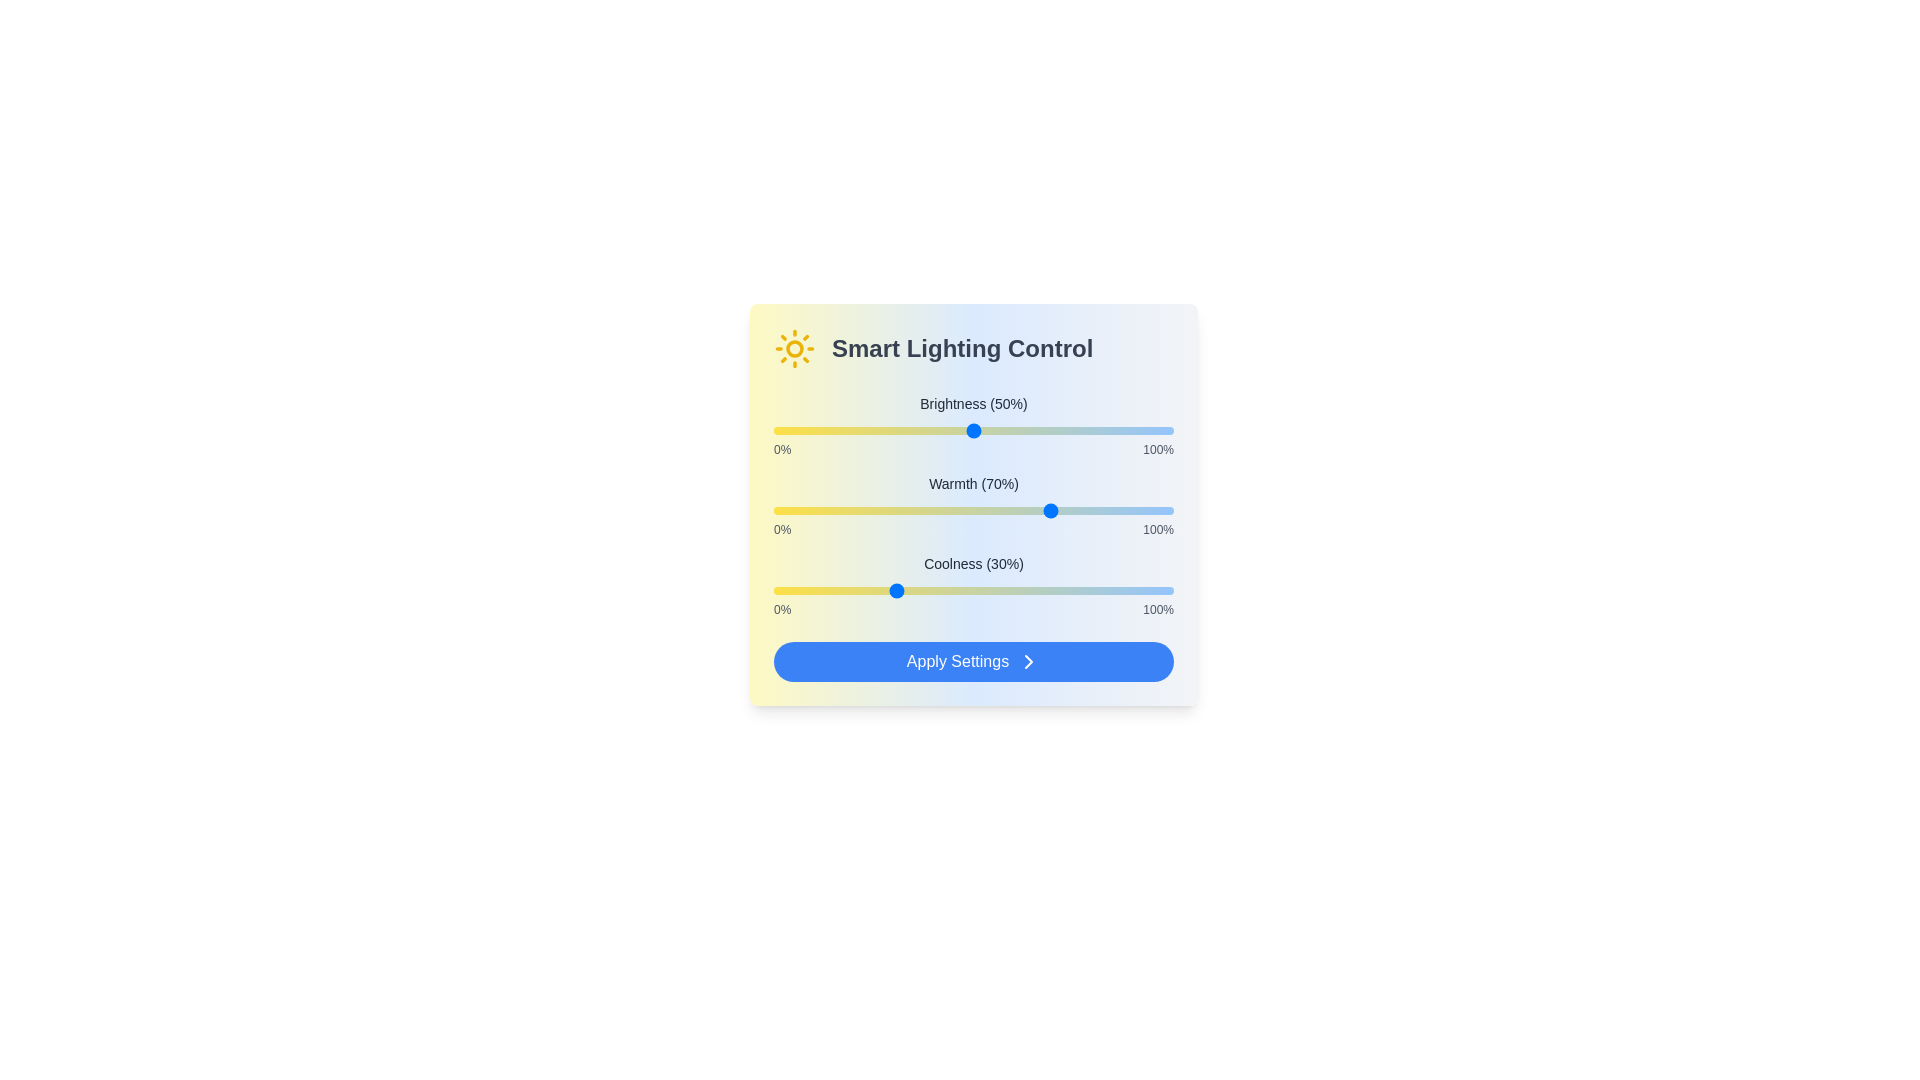 This screenshot has width=1920, height=1080. Describe the element at coordinates (974, 347) in the screenshot. I see `the text area labeled 'Smart Lighting Control' and read its content` at that location.